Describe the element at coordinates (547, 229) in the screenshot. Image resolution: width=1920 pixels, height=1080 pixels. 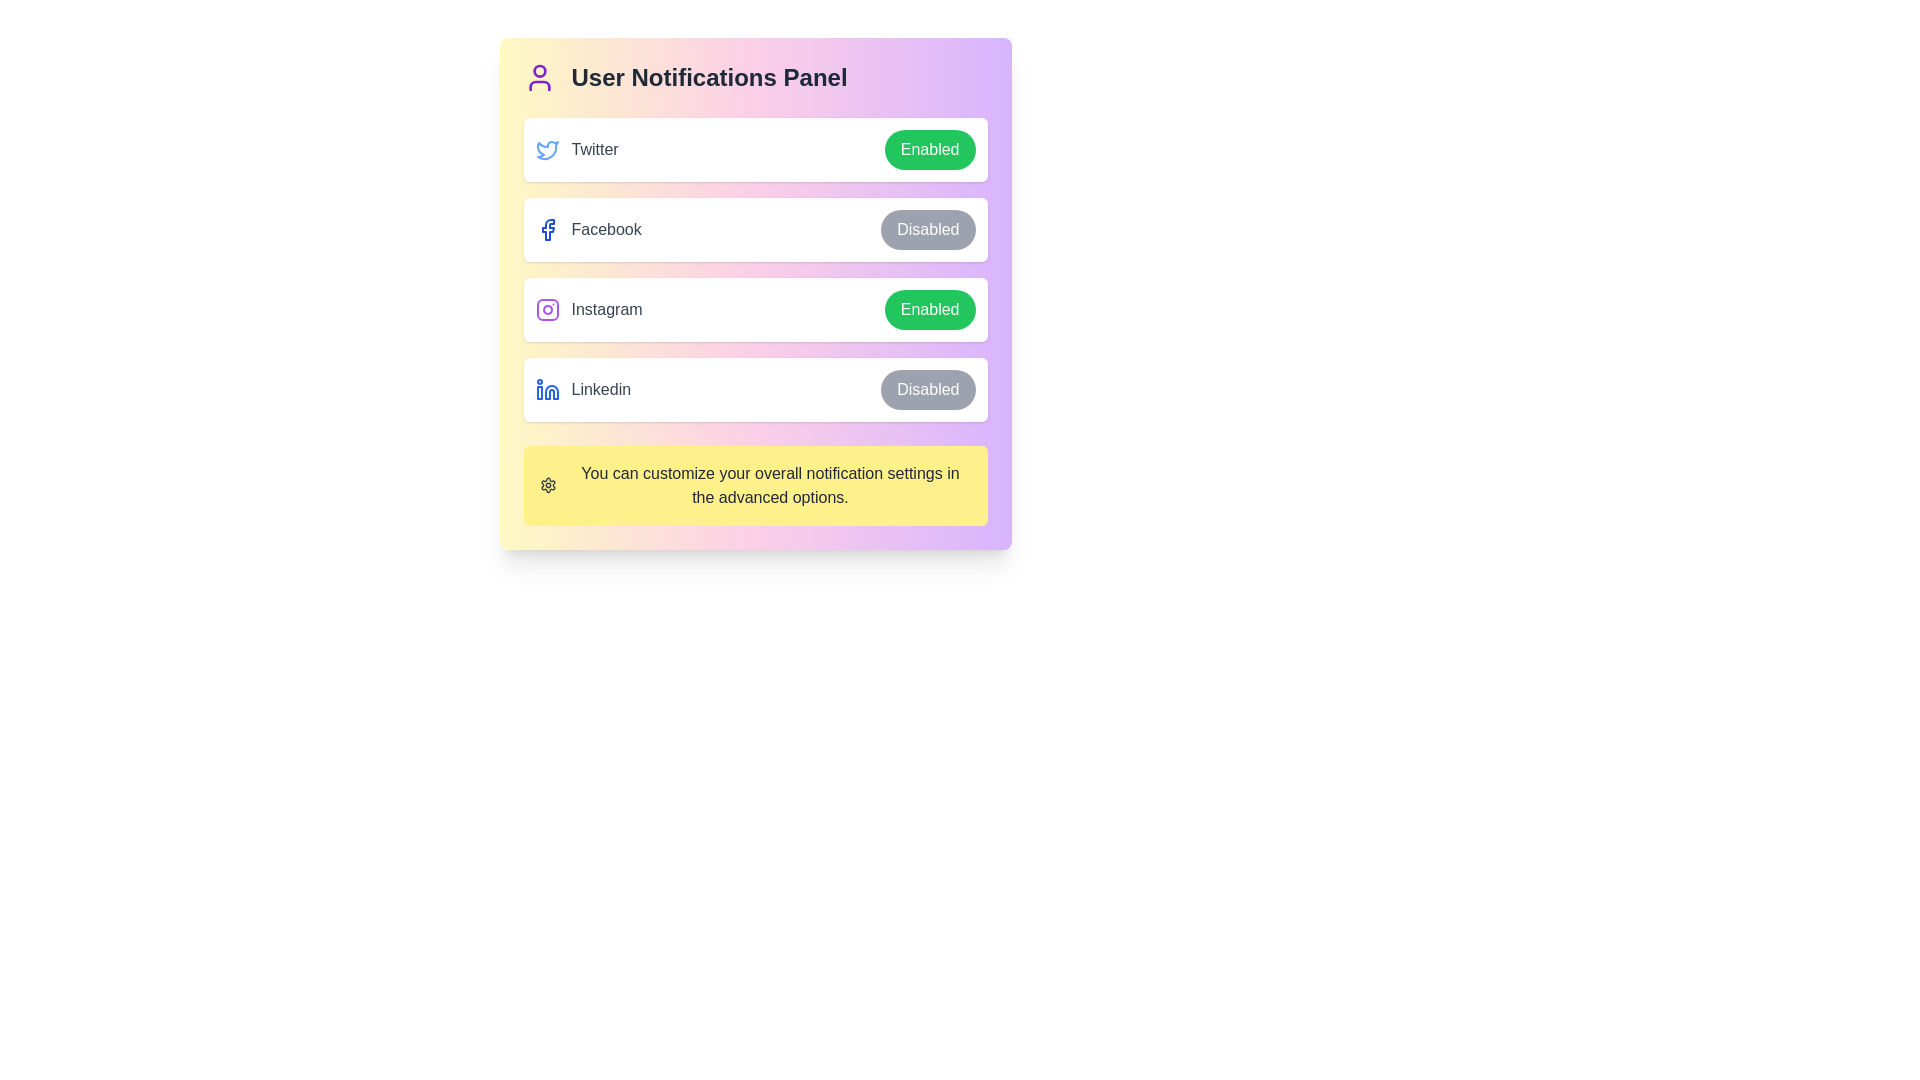
I see `the Facebook icon in the User Notifications Panel to highlight or interact with surrounding elements` at that location.